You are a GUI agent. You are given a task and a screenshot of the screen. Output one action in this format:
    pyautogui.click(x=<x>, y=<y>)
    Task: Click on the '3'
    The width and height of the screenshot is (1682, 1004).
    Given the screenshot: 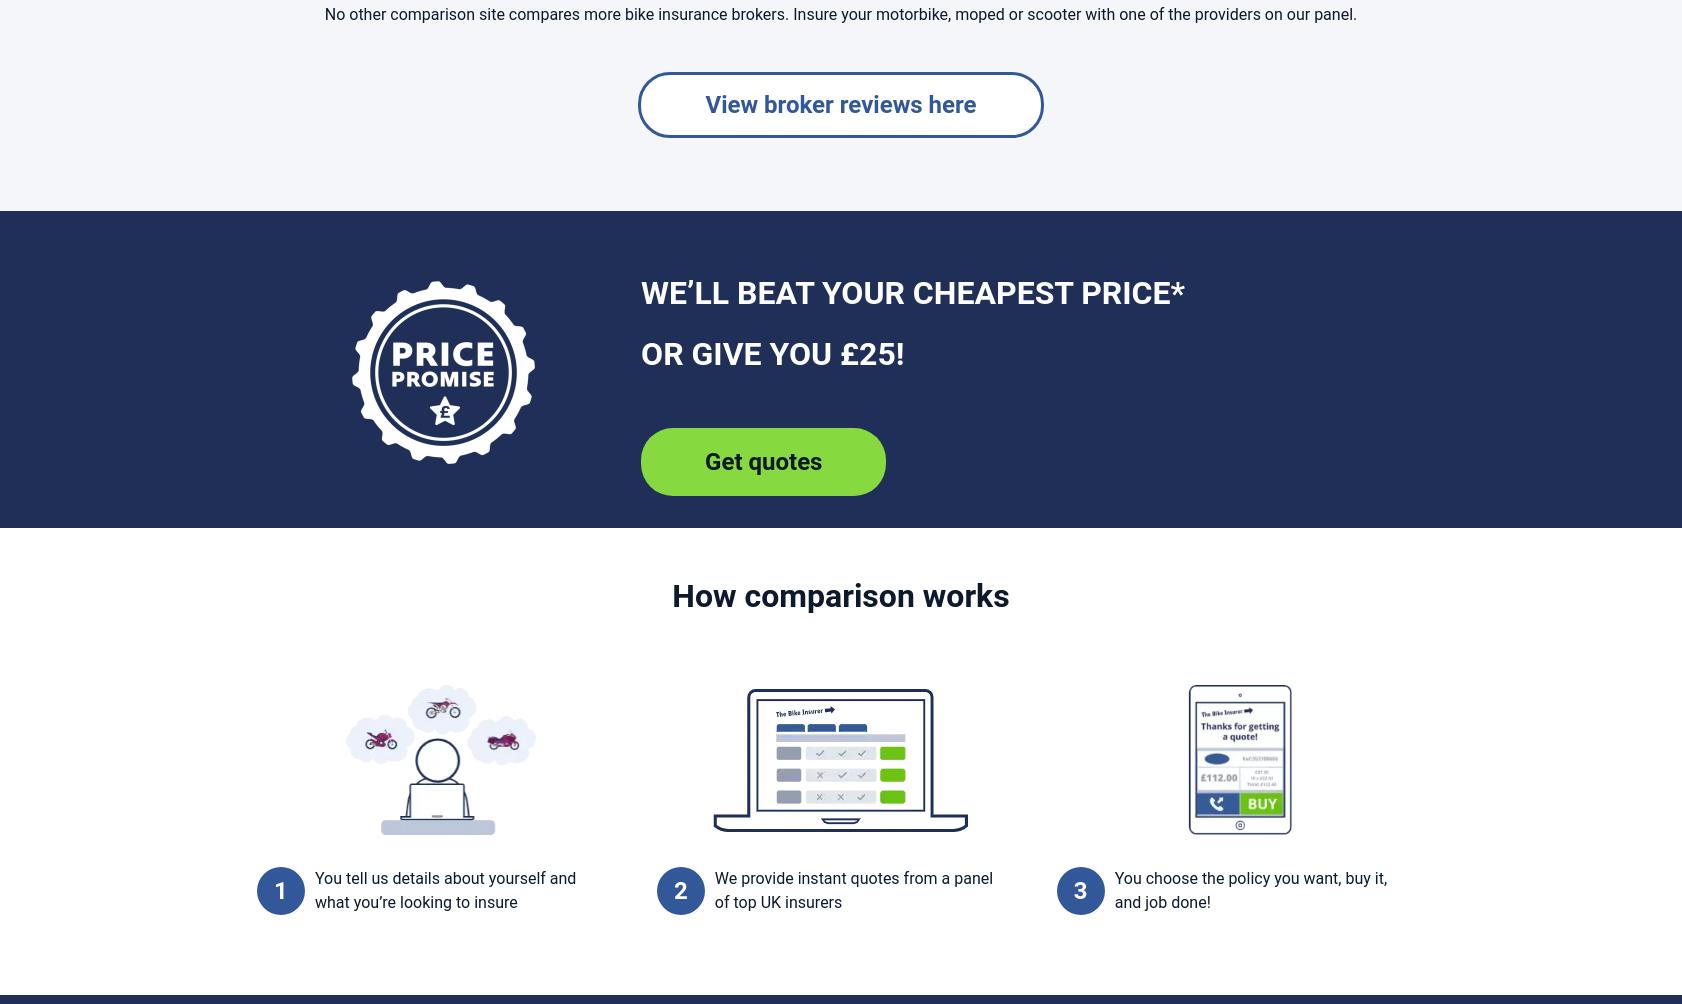 What is the action you would take?
    pyautogui.click(x=1079, y=889)
    